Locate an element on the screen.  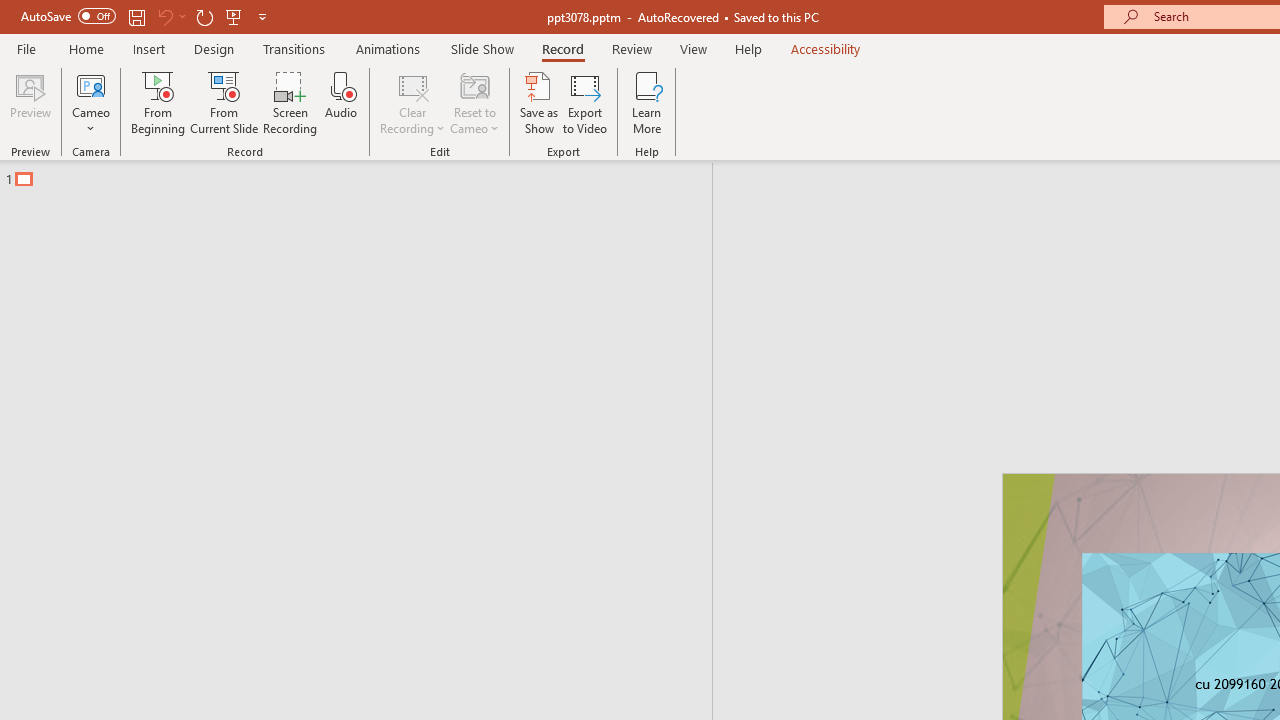
'Export to Video' is located at coordinates (584, 103).